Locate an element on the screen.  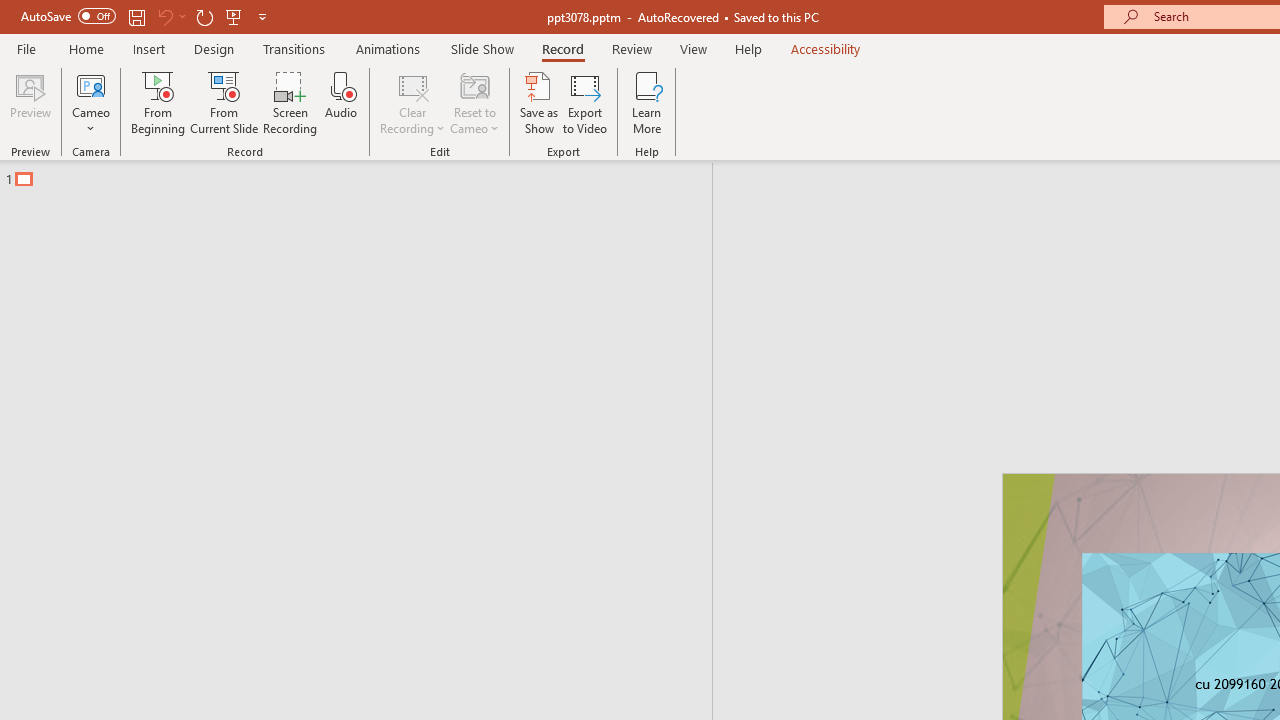
'Export to Video' is located at coordinates (584, 103).